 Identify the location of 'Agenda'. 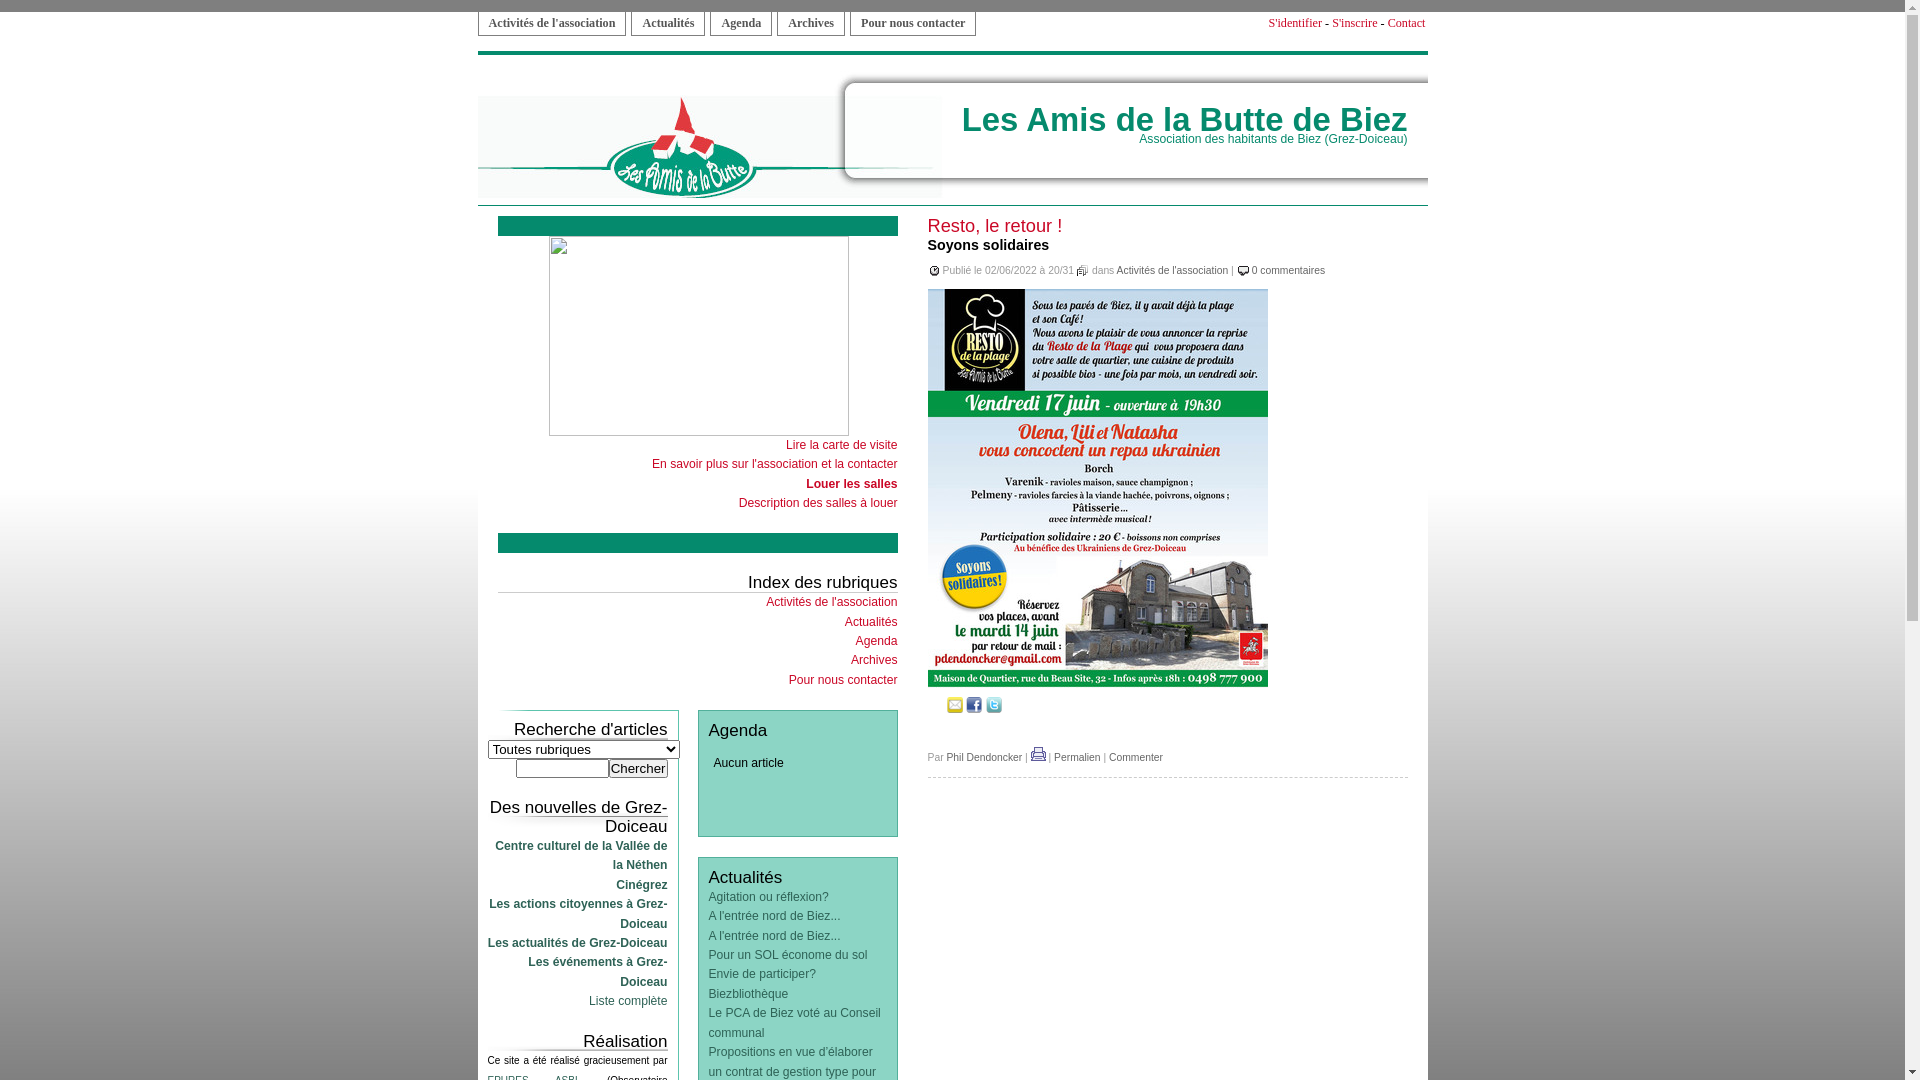
(739, 23).